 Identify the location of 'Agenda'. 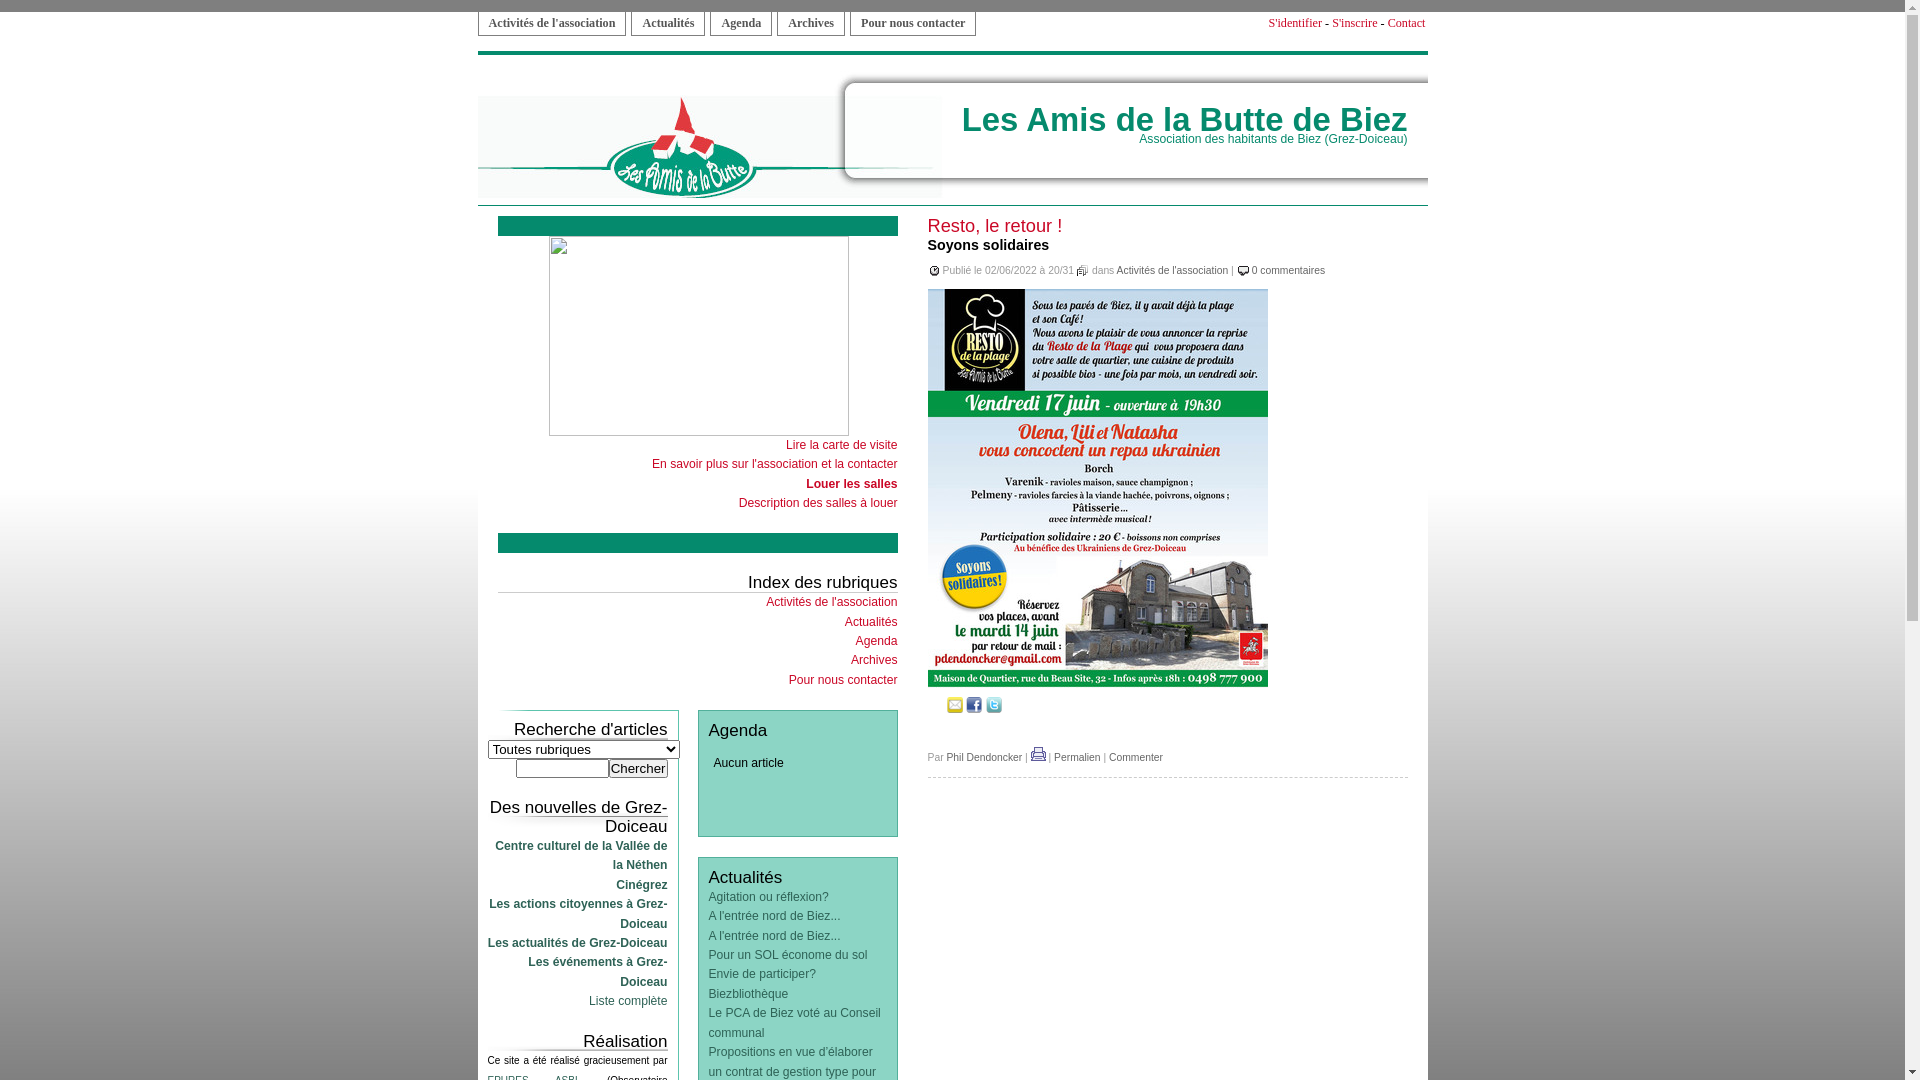
(739, 23).